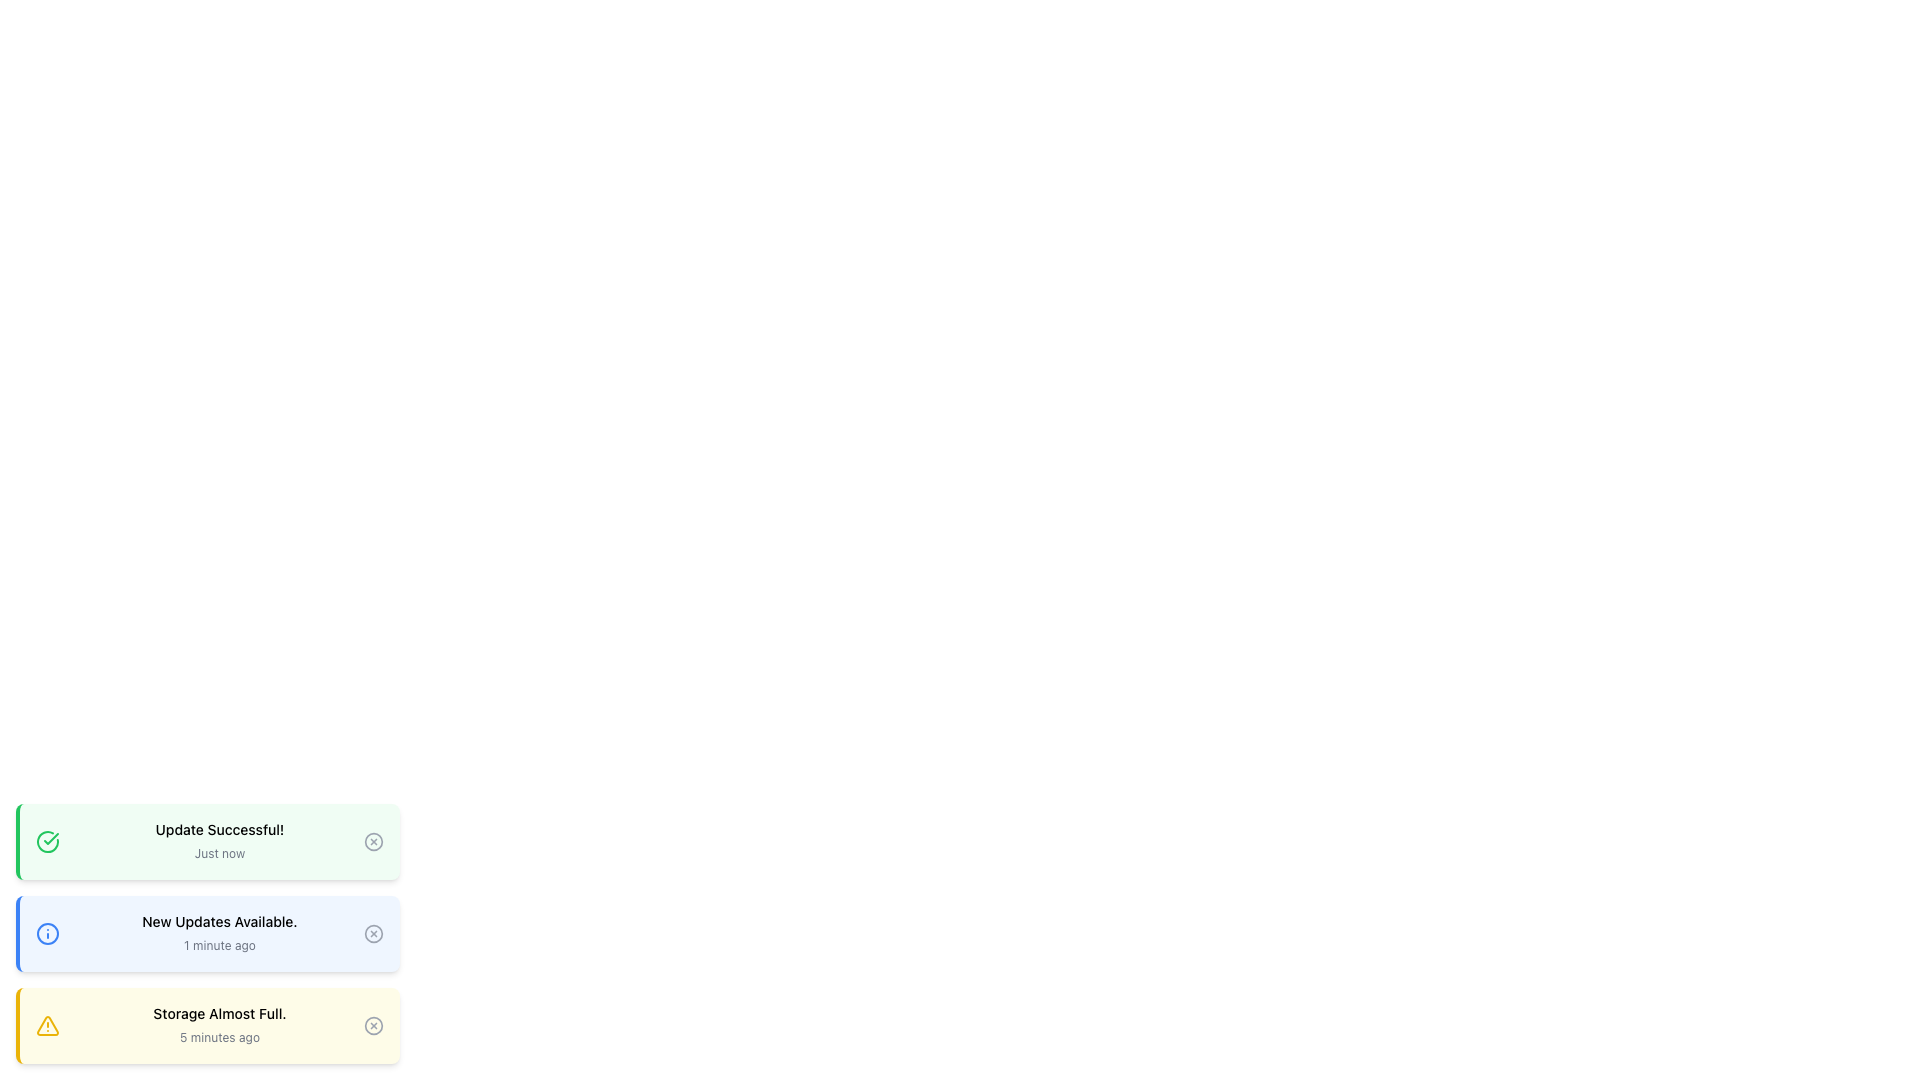  Describe the element at coordinates (48, 933) in the screenshot. I see `the graphical icon representing the notification in the 'New Updates Available' alert, located at the farthest left position before the text content` at that location.